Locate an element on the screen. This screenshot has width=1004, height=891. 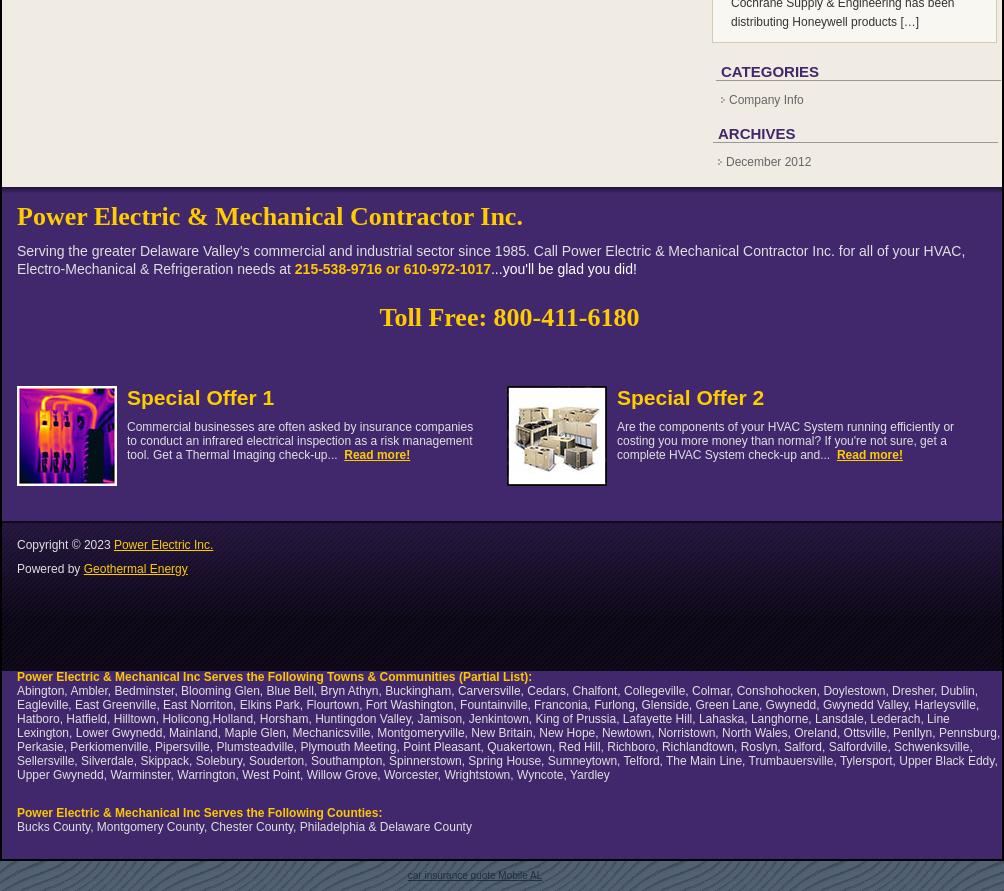
'Archives' is located at coordinates (716, 132).